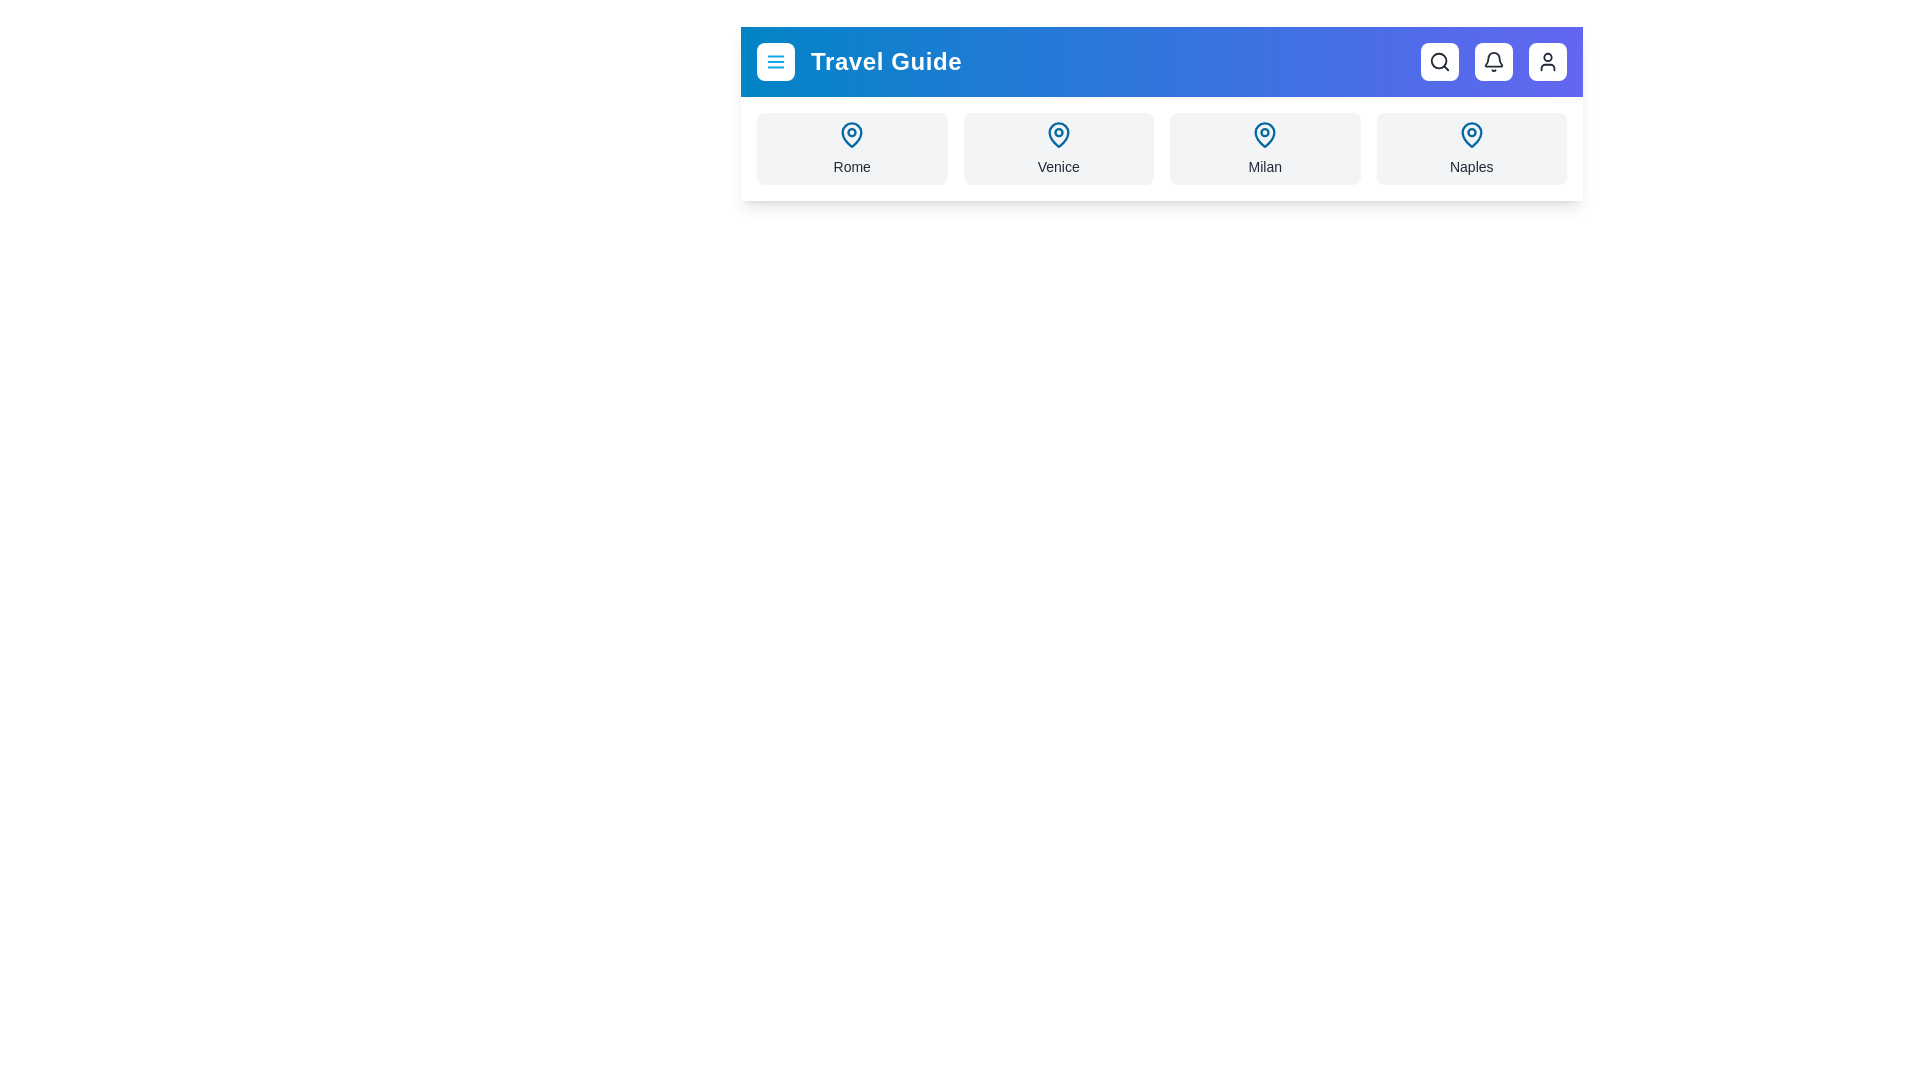 The width and height of the screenshot is (1920, 1080). What do you see at coordinates (1547, 60) in the screenshot?
I see `the user button to access user account options` at bounding box center [1547, 60].